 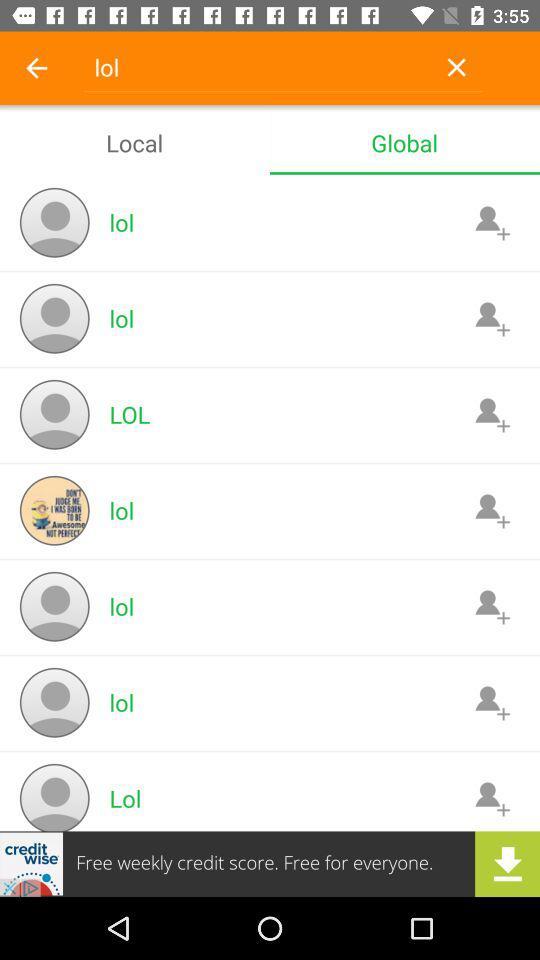 What do you see at coordinates (491, 318) in the screenshot?
I see `friend` at bounding box center [491, 318].